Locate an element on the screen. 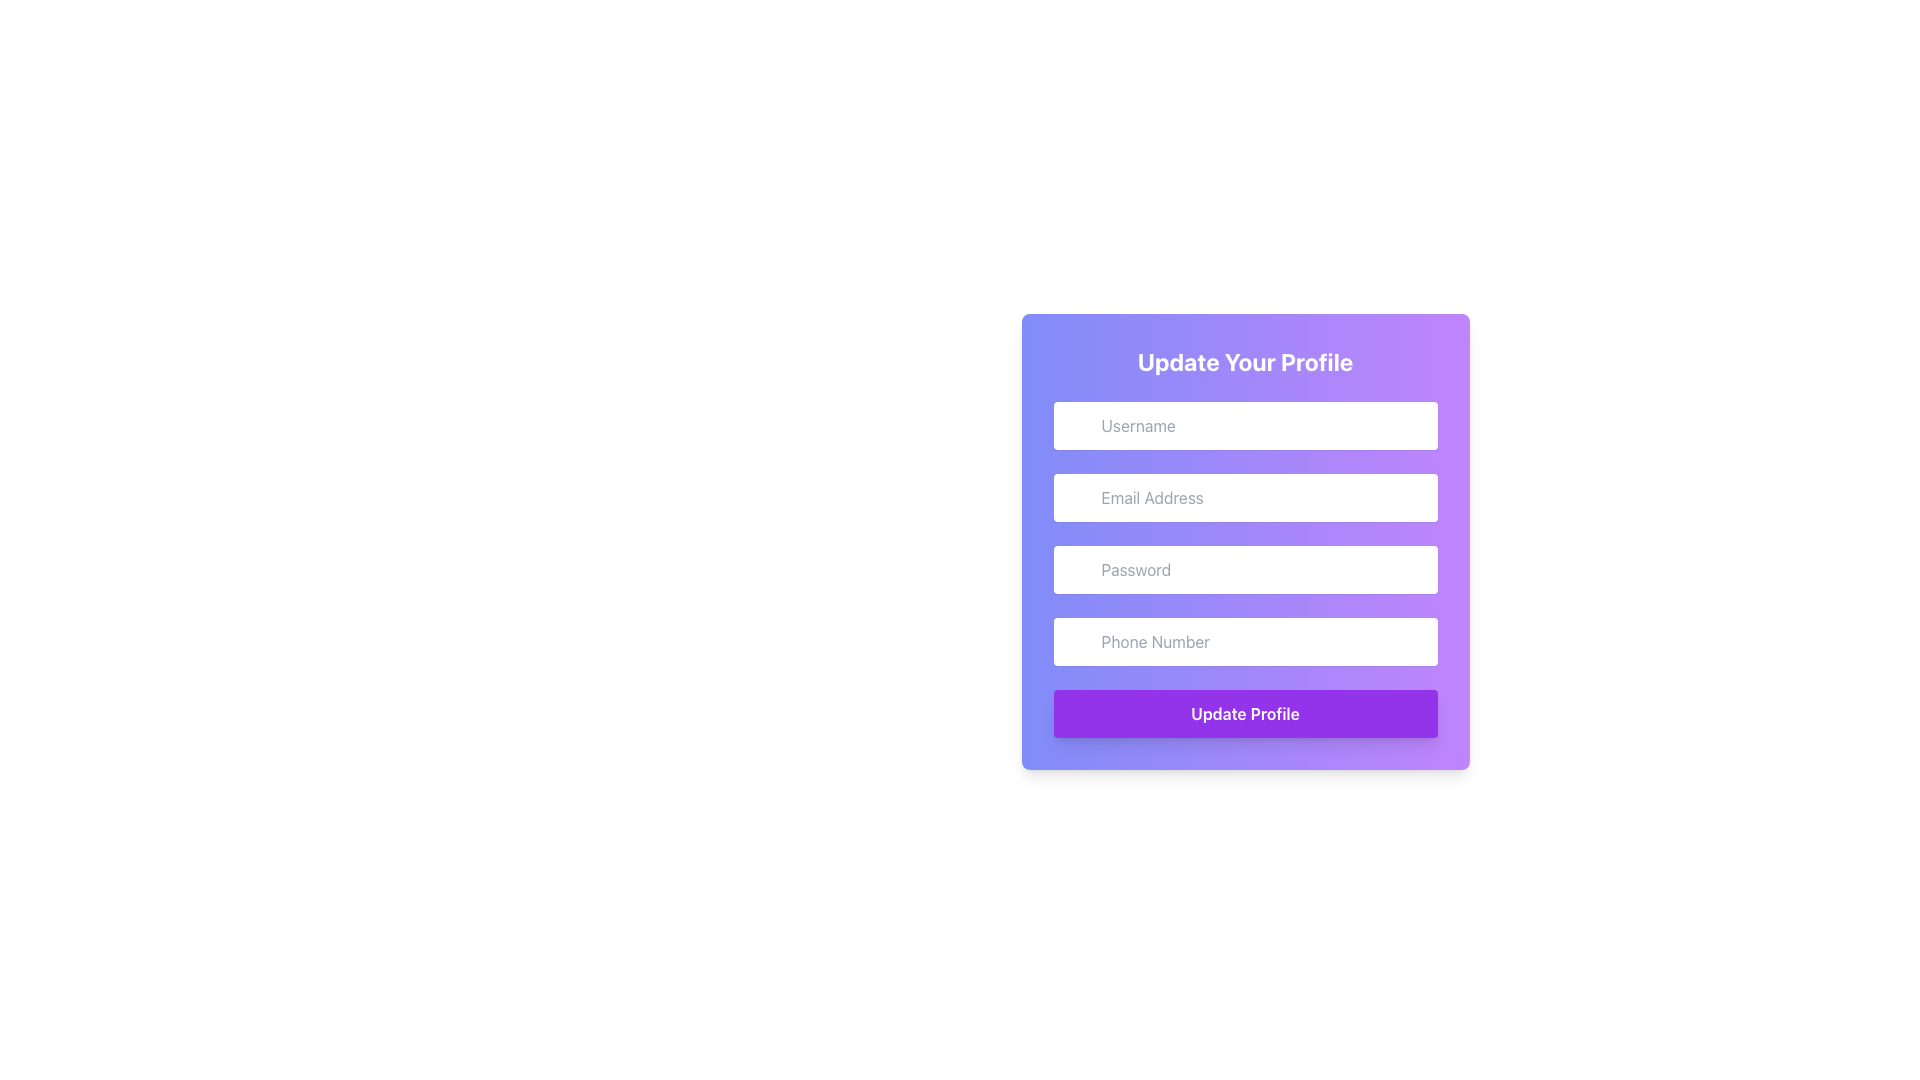 Image resolution: width=1920 pixels, height=1080 pixels. the text input field for 'Username' in the 'Update Your Profile' form is located at coordinates (1244, 424).